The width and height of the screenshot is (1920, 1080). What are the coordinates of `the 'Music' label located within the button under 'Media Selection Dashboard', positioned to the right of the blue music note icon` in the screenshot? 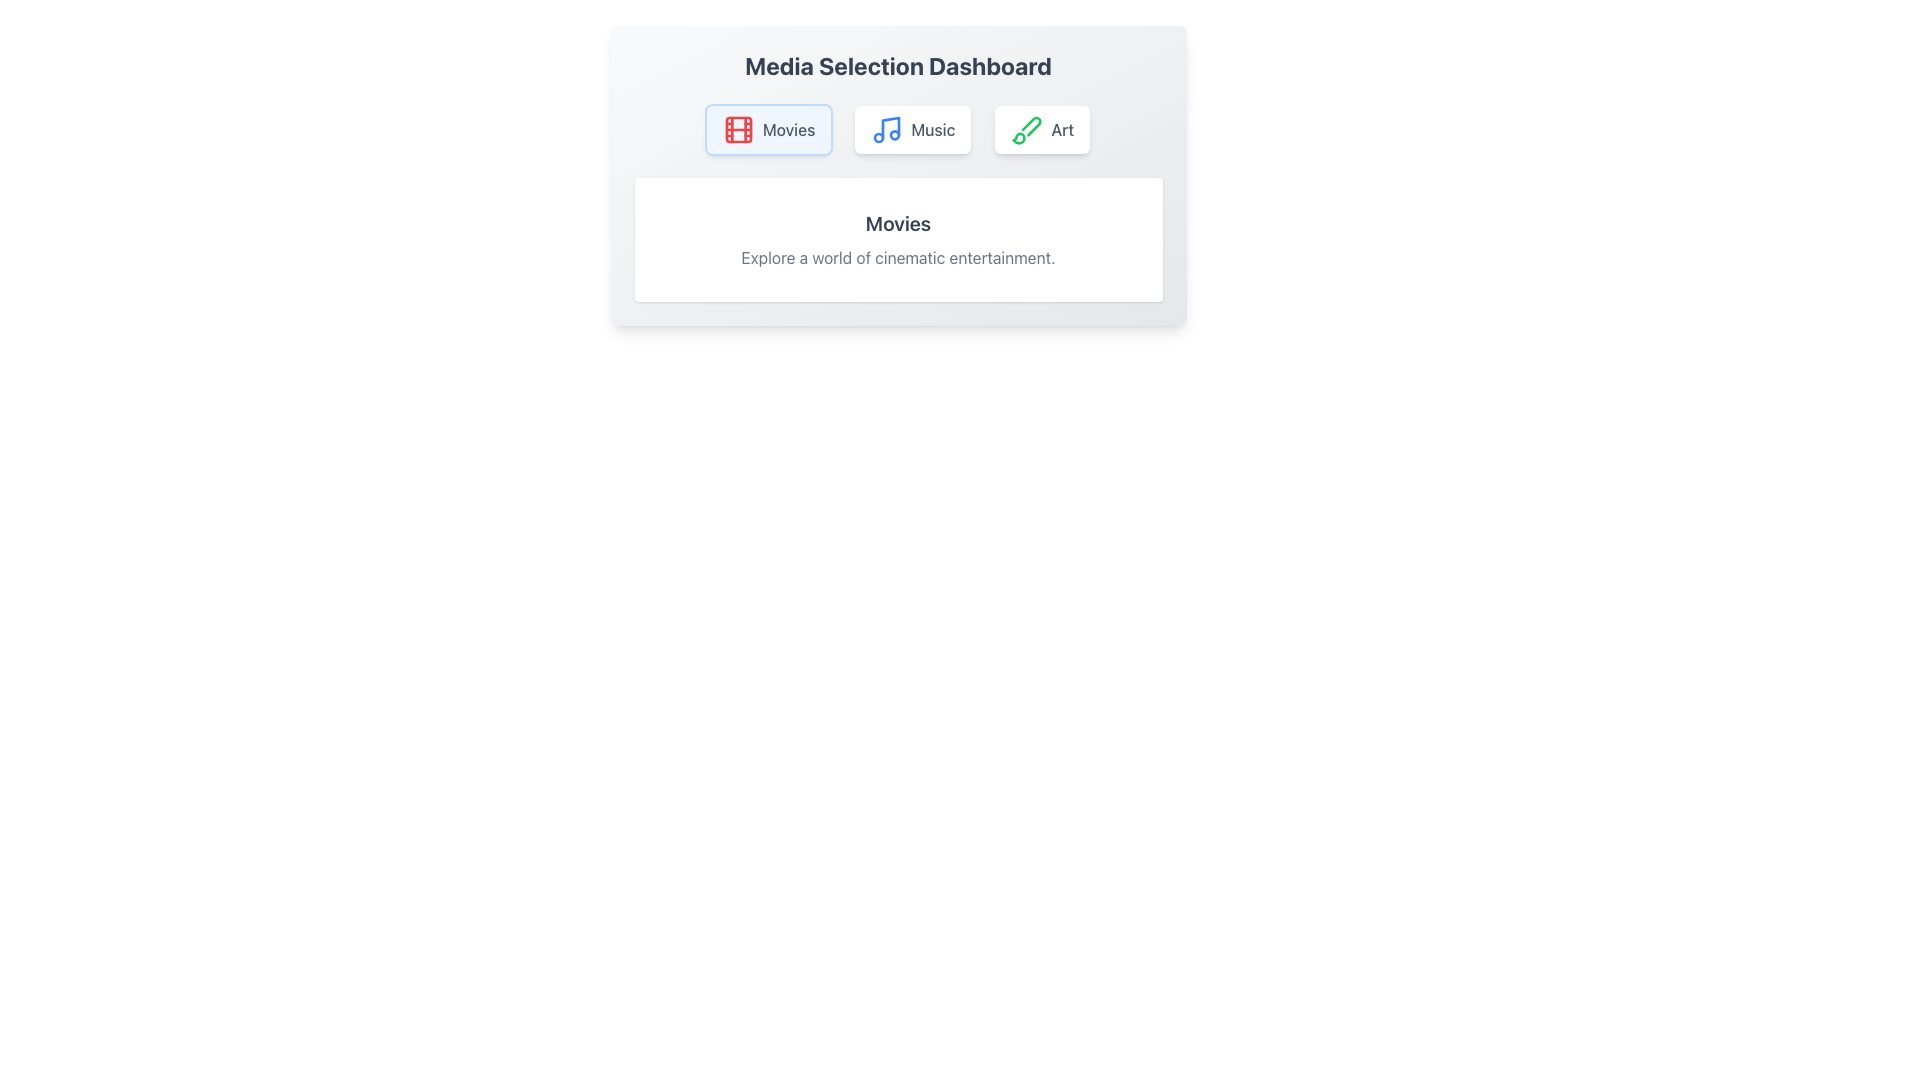 It's located at (932, 130).